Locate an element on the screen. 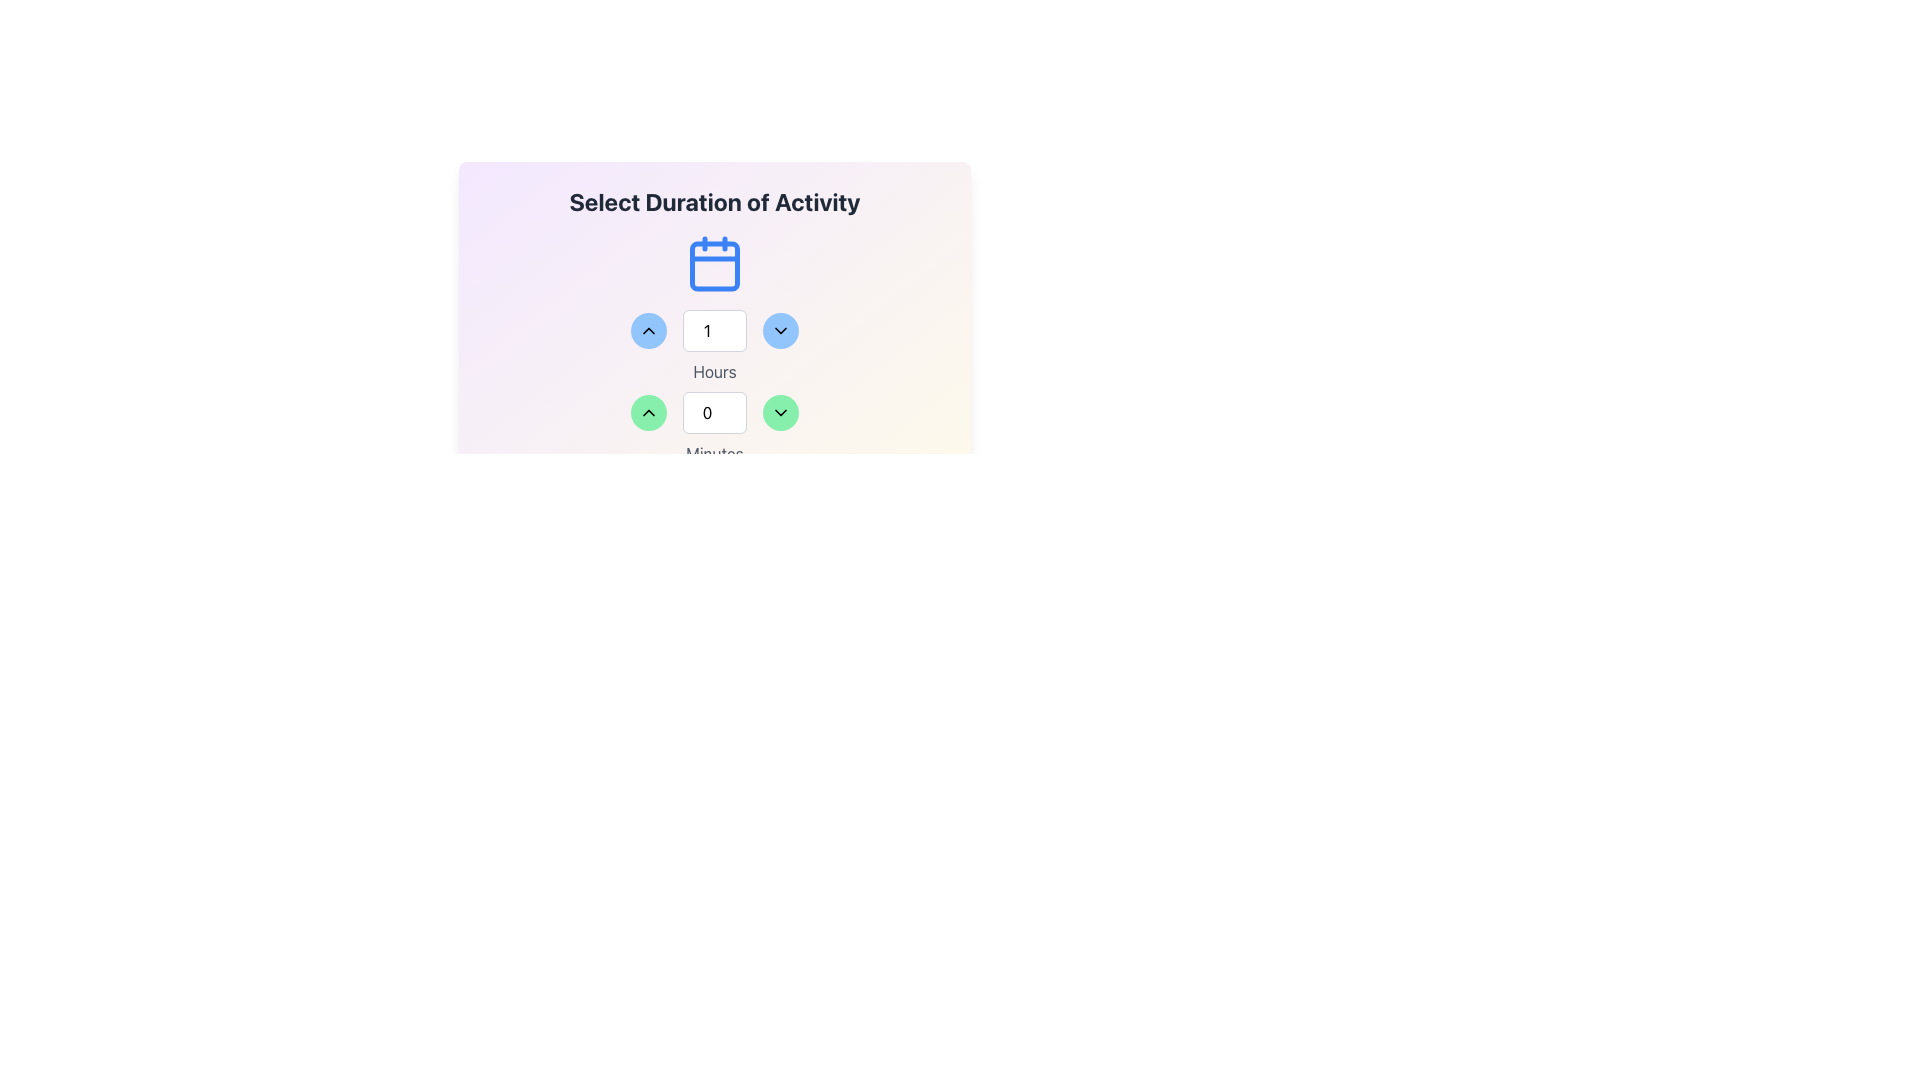 This screenshot has width=1920, height=1080. the circular green button with an upward-facing black chevron icon to observe visual feedback is located at coordinates (648, 411).